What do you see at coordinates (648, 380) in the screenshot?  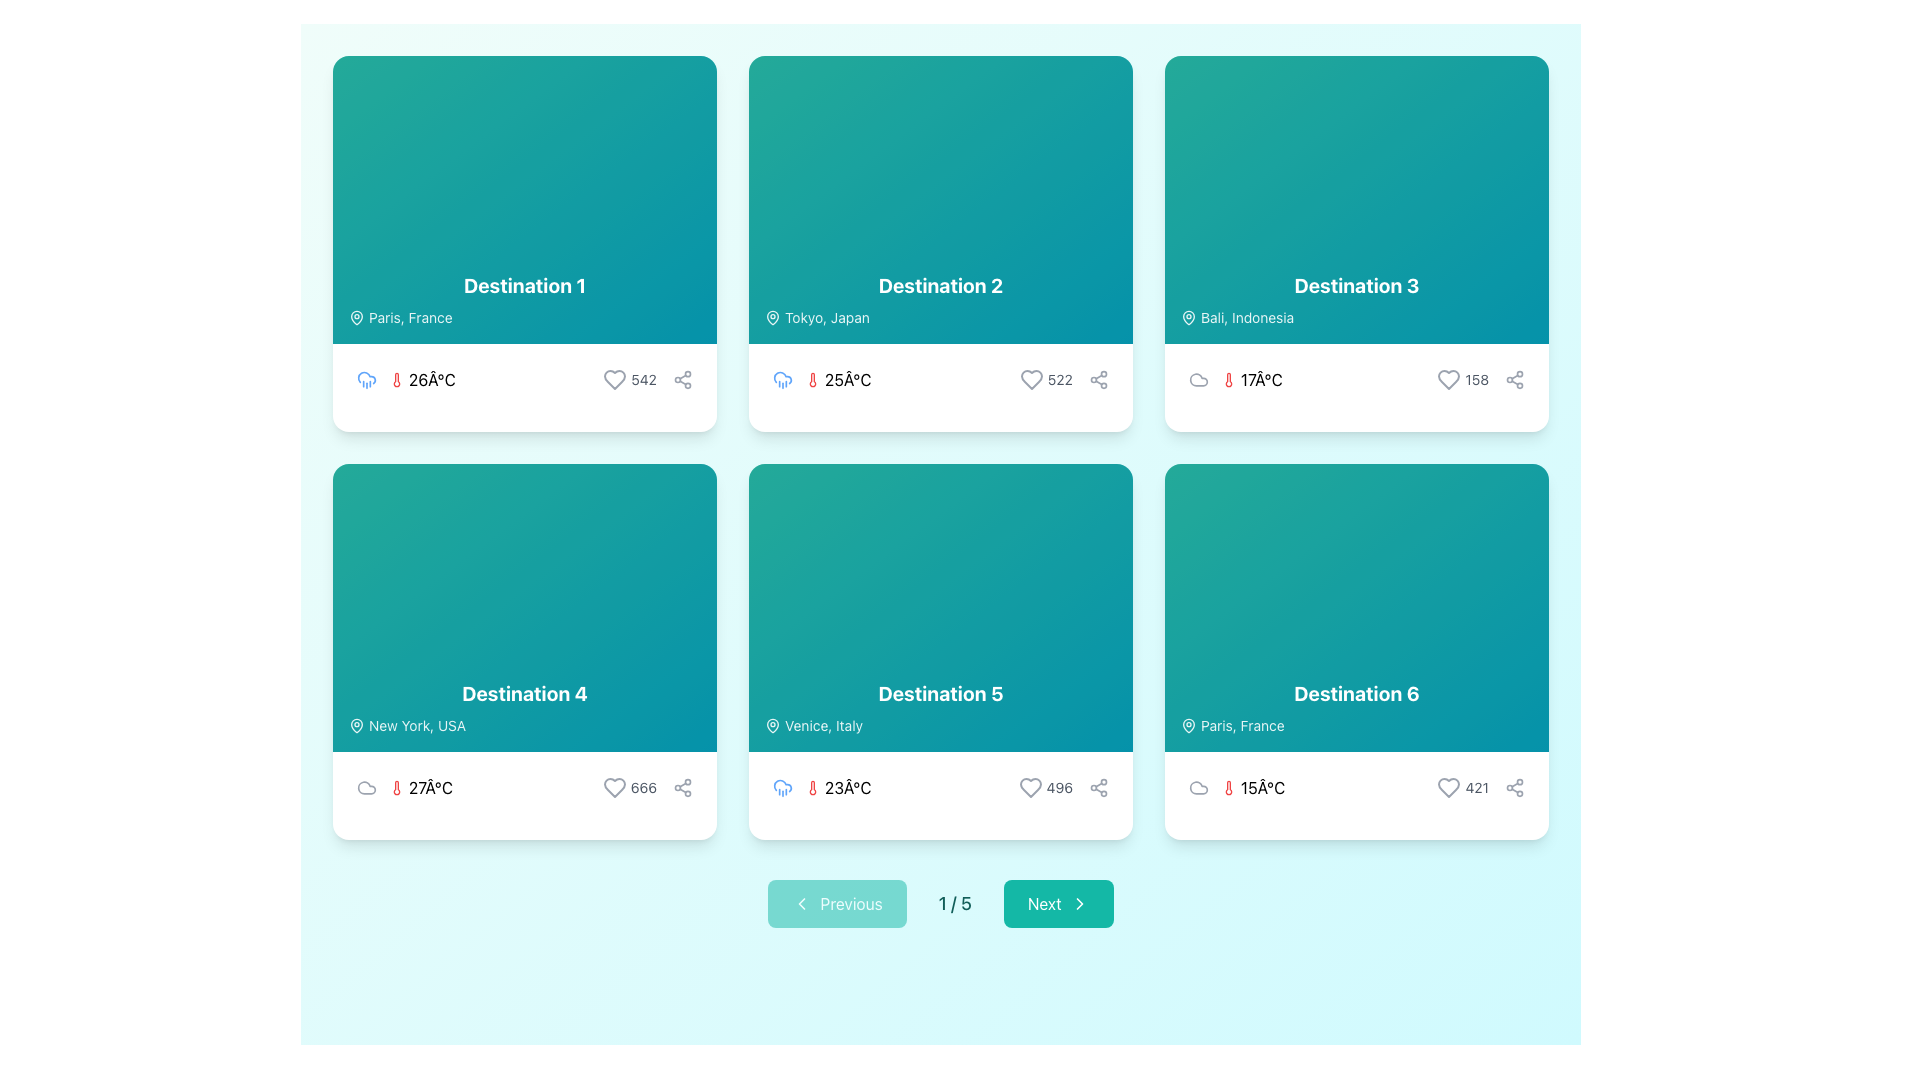 I see `the Text Label displaying the count of likes associated with the card's content, located to the right of the heart icon in the lower section of the 'Destination 1' card` at bounding box center [648, 380].